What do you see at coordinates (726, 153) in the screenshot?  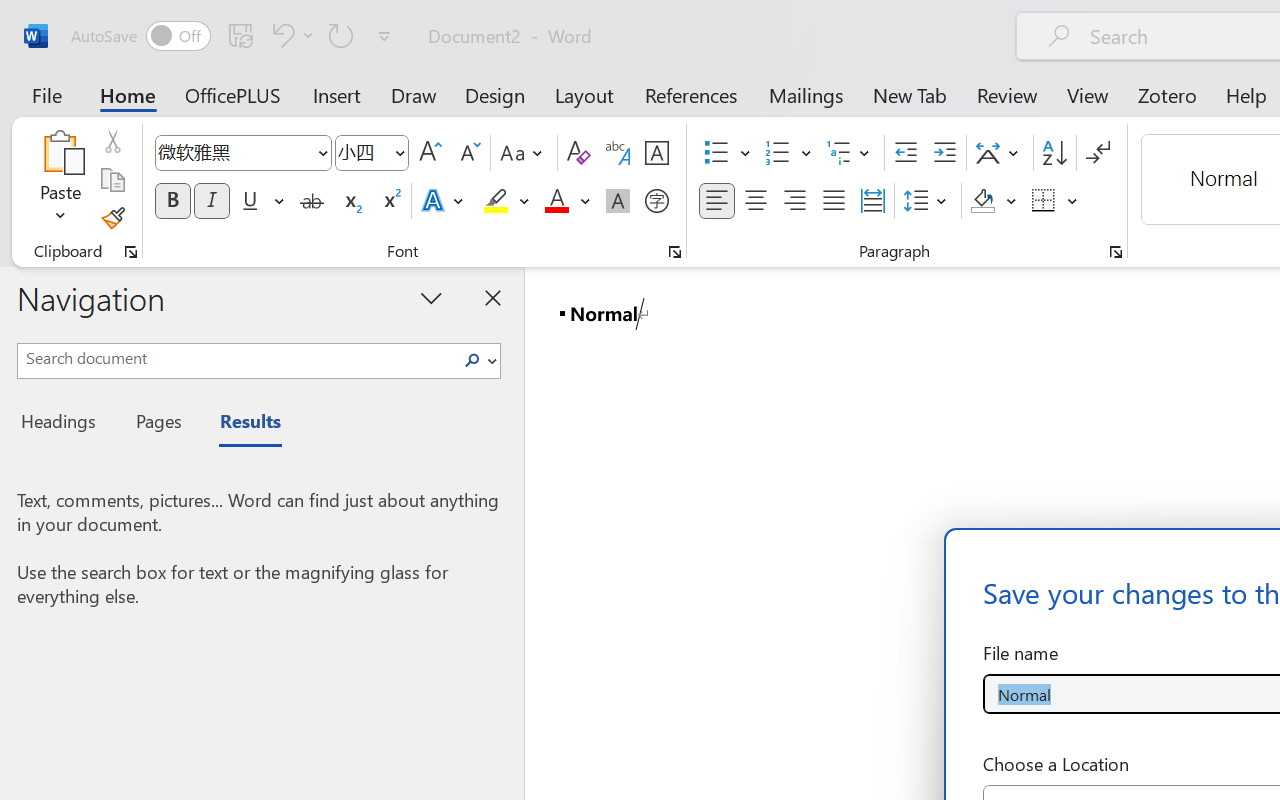 I see `'Bullets'` at bounding box center [726, 153].